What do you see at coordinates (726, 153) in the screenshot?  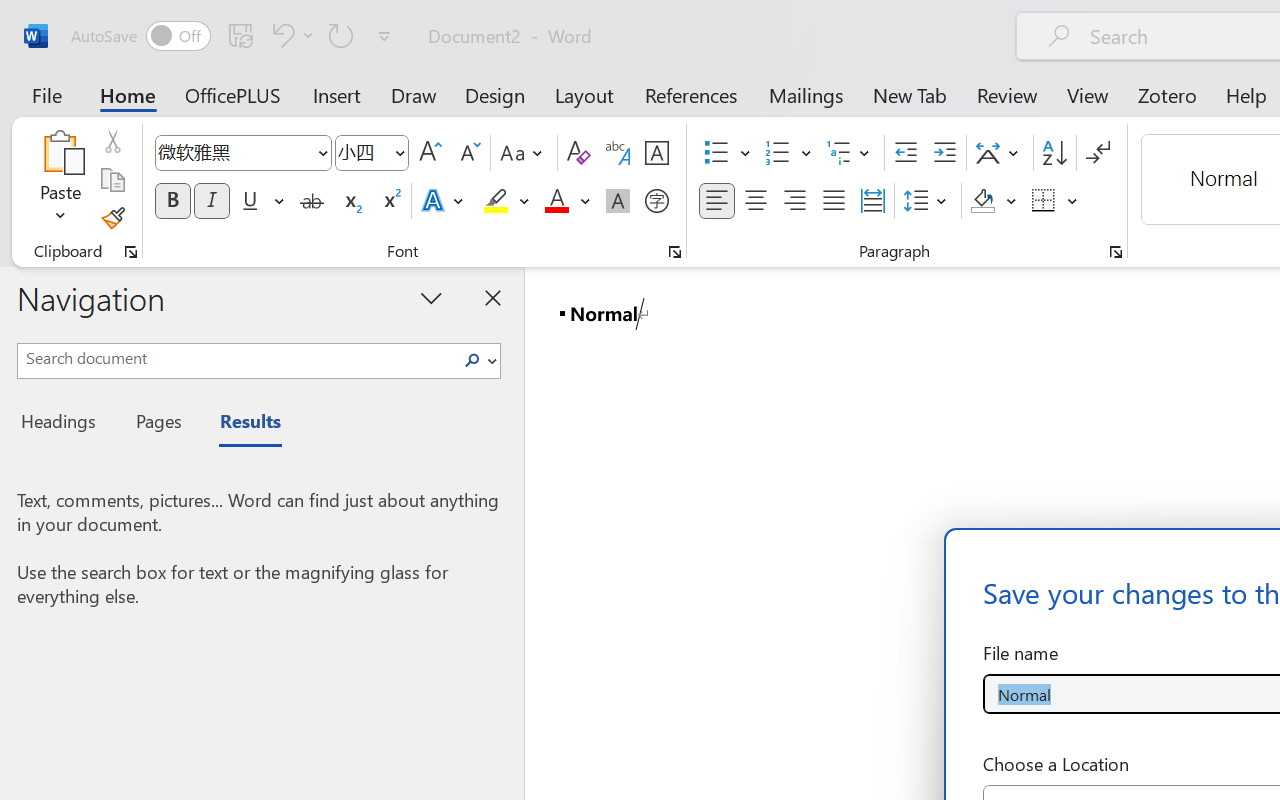 I see `'Bullets'` at bounding box center [726, 153].